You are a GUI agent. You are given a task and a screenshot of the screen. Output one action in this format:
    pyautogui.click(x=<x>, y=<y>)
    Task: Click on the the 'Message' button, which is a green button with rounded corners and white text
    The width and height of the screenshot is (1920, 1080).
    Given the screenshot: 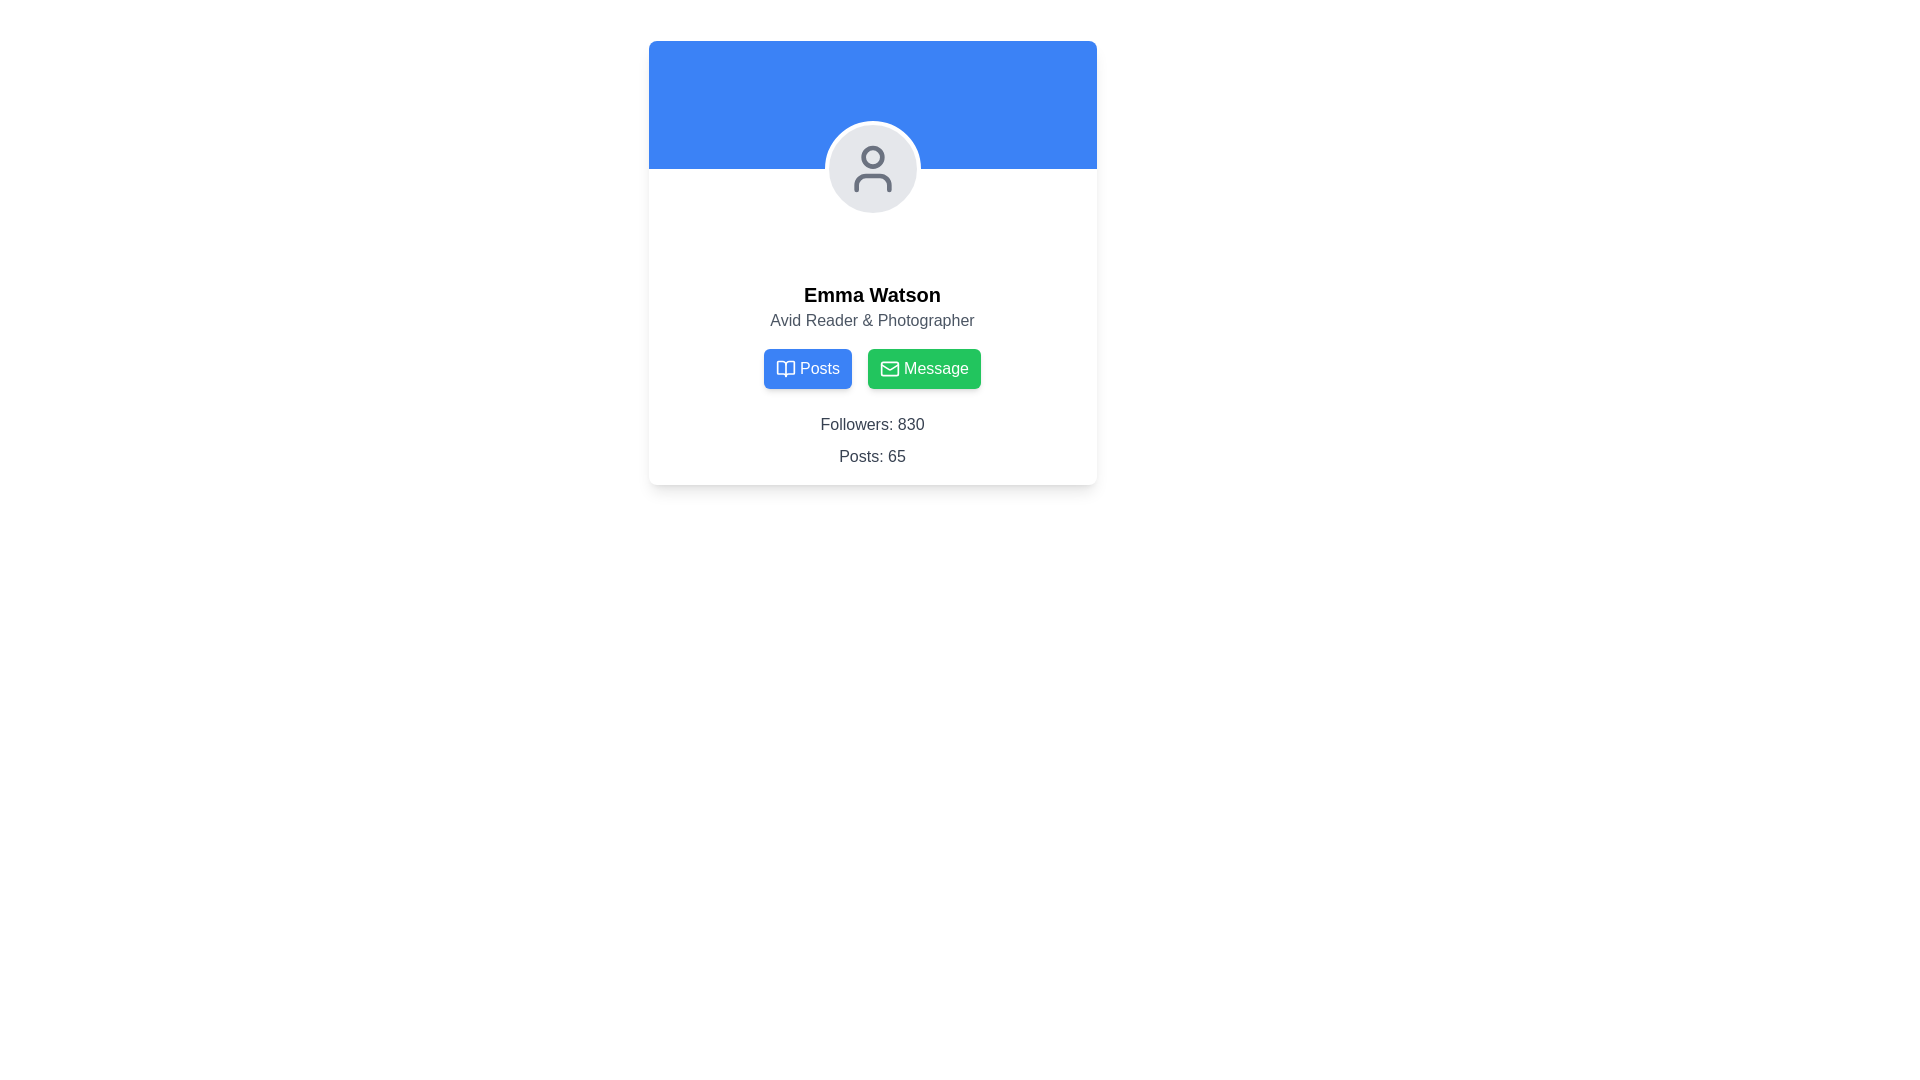 What is the action you would take?
    pyautogui.click(x=935, y=369)
    